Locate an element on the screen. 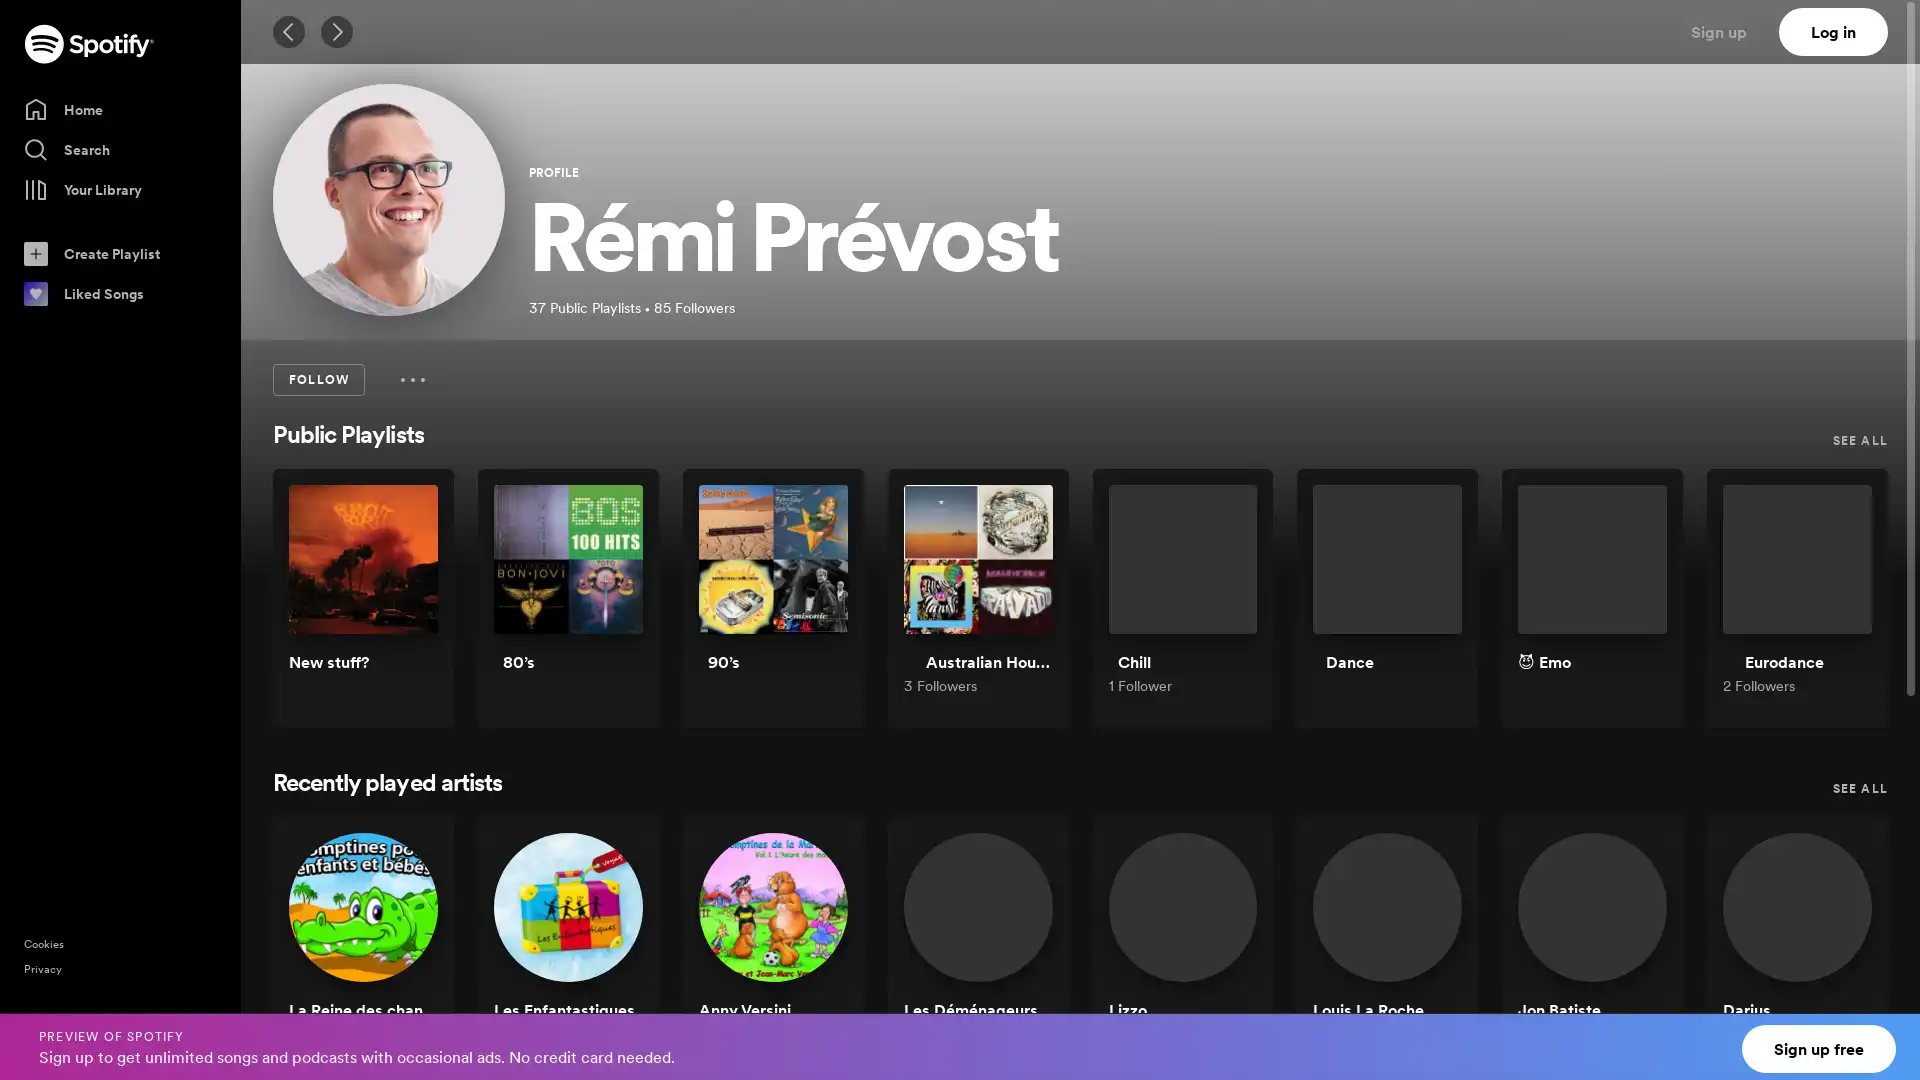 The height and width of the screenshot is (1080, 1920). Play Anny Versini is located at coordinates (815, 955).